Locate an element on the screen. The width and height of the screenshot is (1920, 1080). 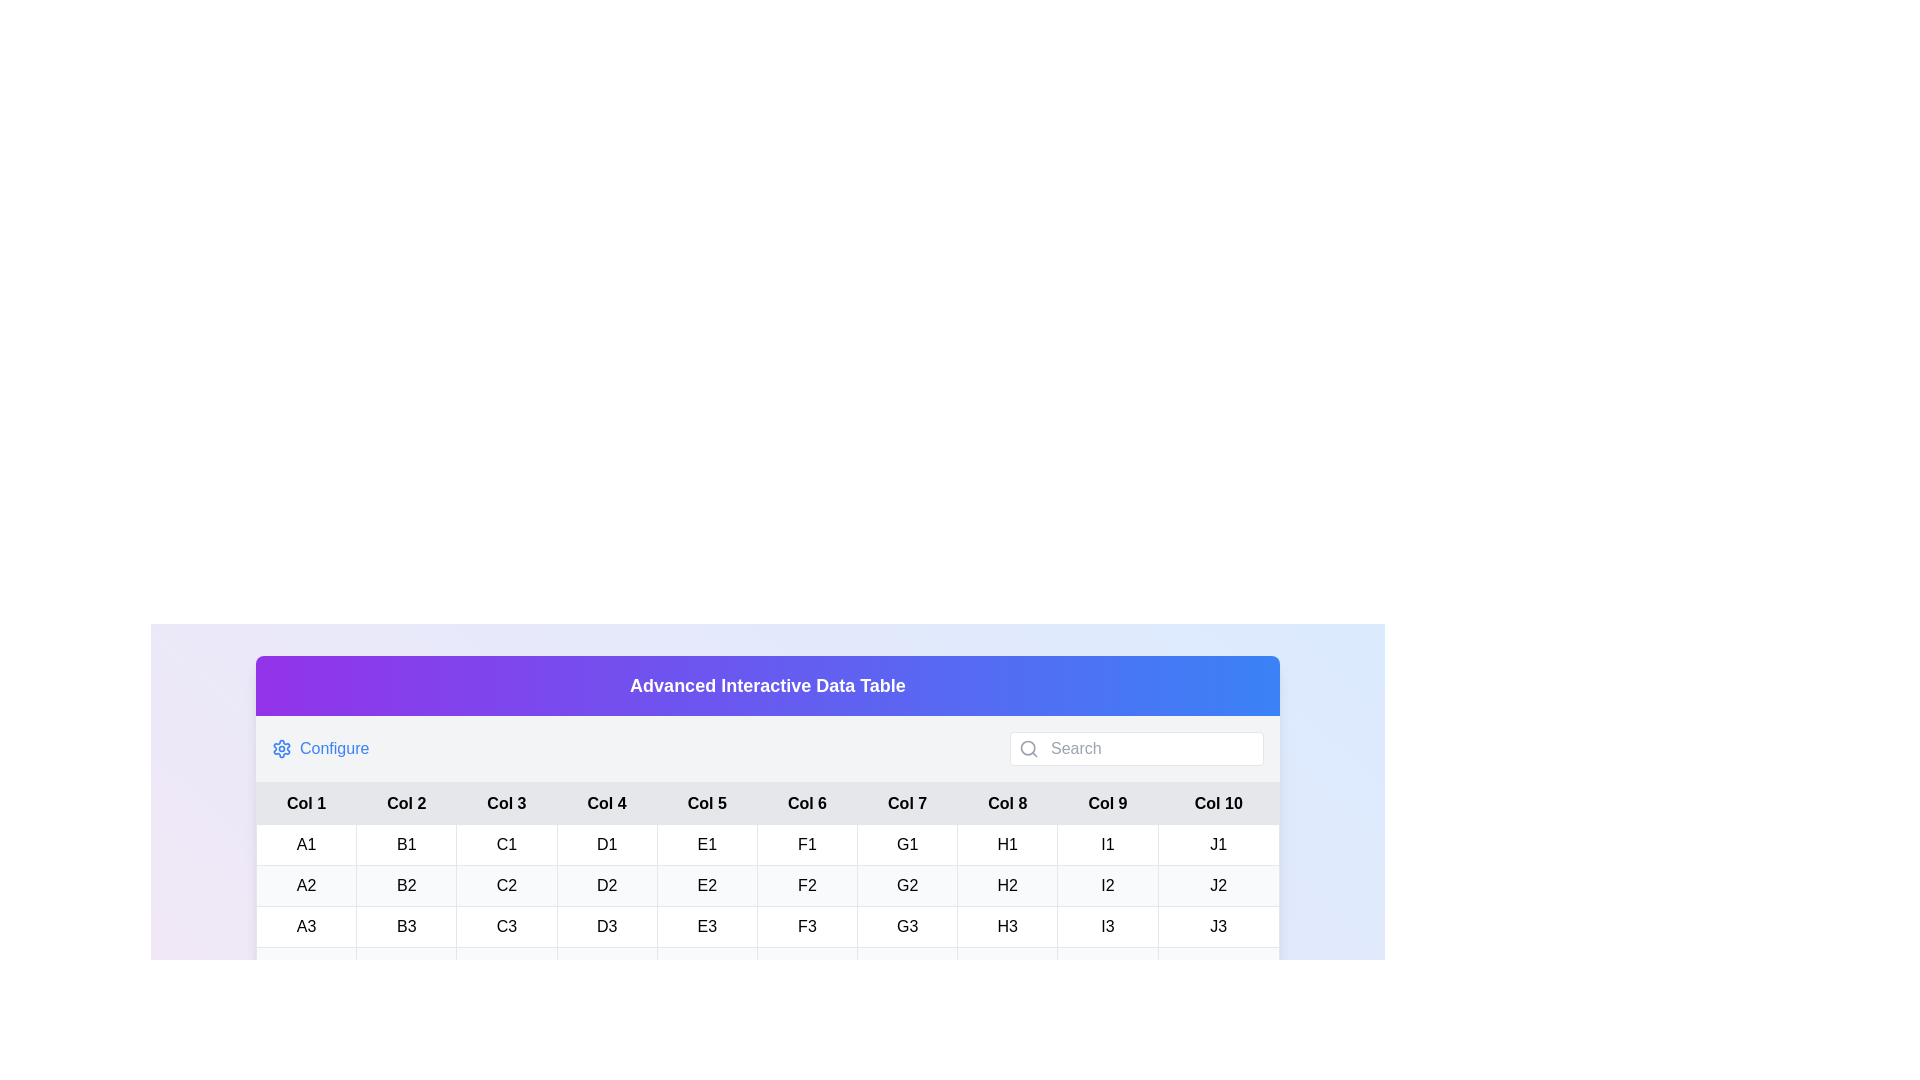
the 'Configure' button is located at coordinates (320, 748).